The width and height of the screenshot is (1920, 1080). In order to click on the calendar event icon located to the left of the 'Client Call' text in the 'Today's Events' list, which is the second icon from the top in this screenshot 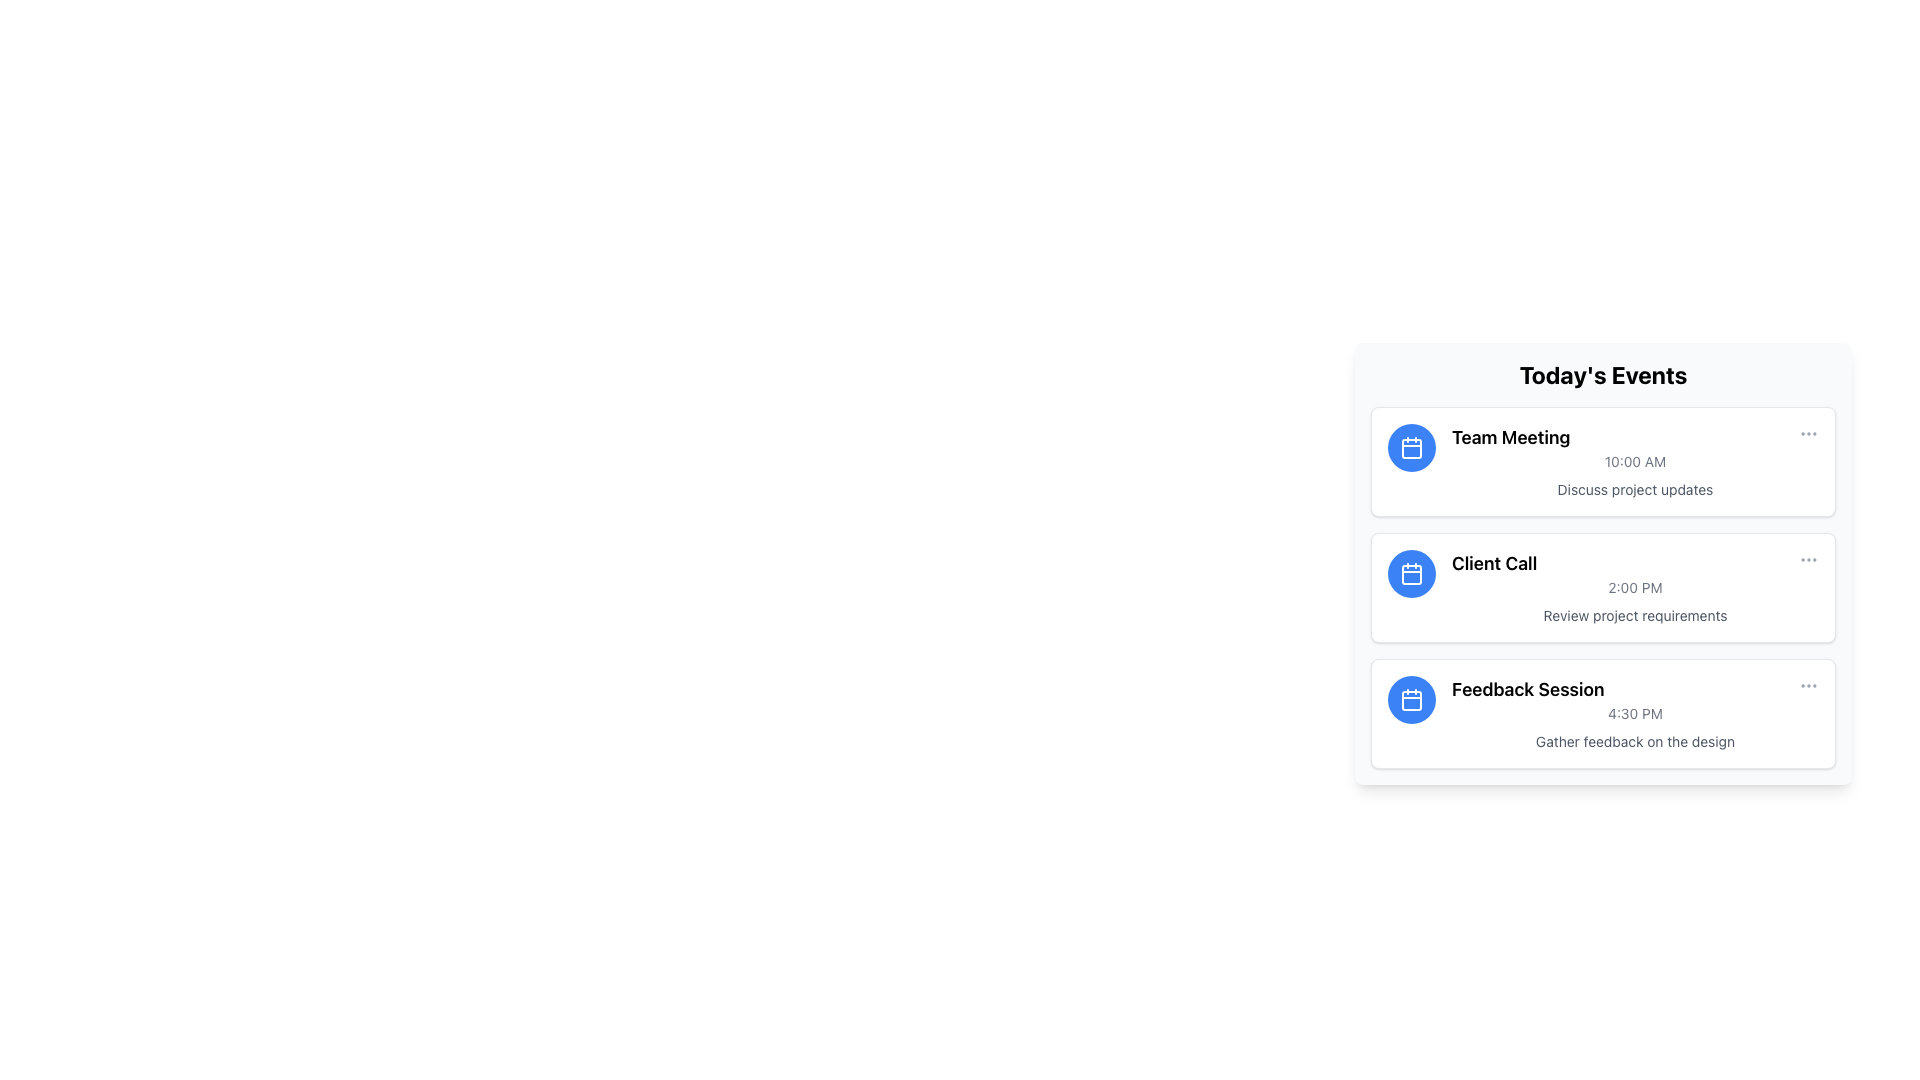, I will do `click(1410, 574)`.